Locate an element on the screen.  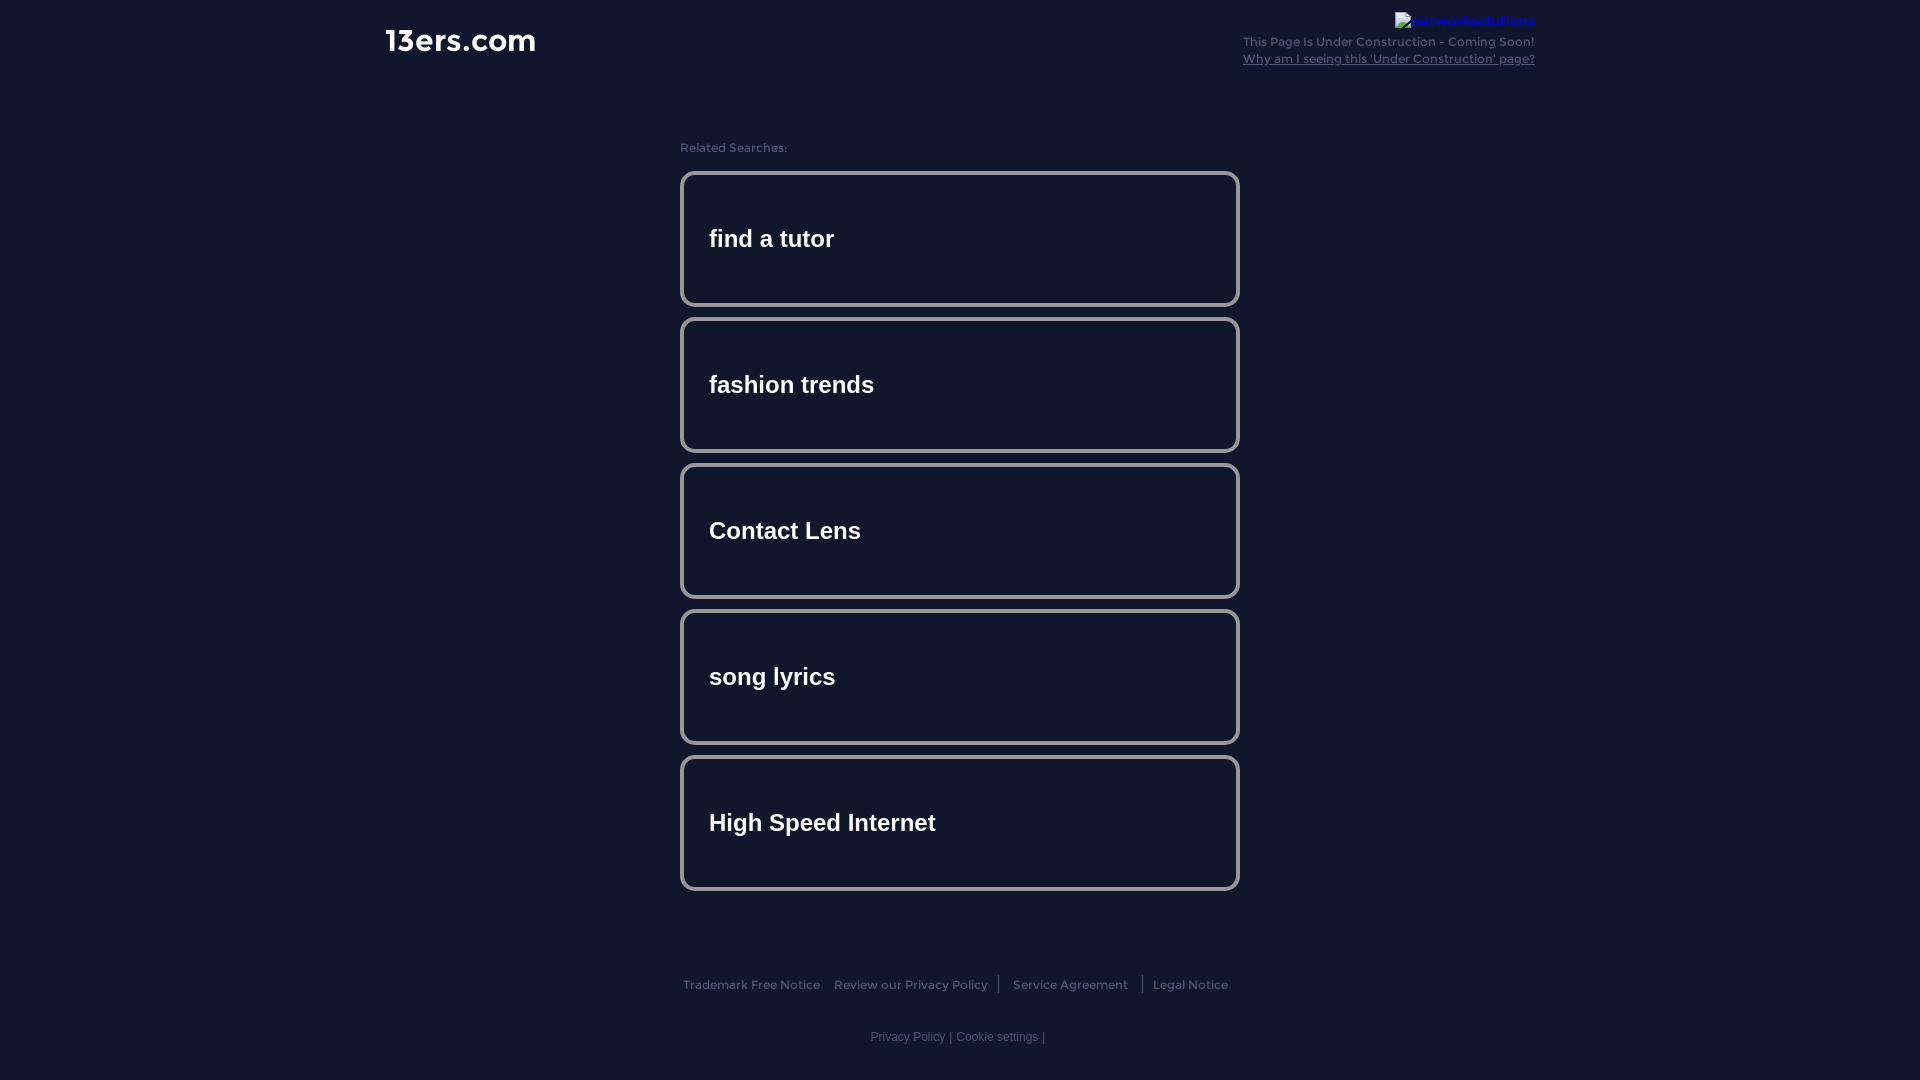
'Legal Notice' is located at coordinates (1189, 983).